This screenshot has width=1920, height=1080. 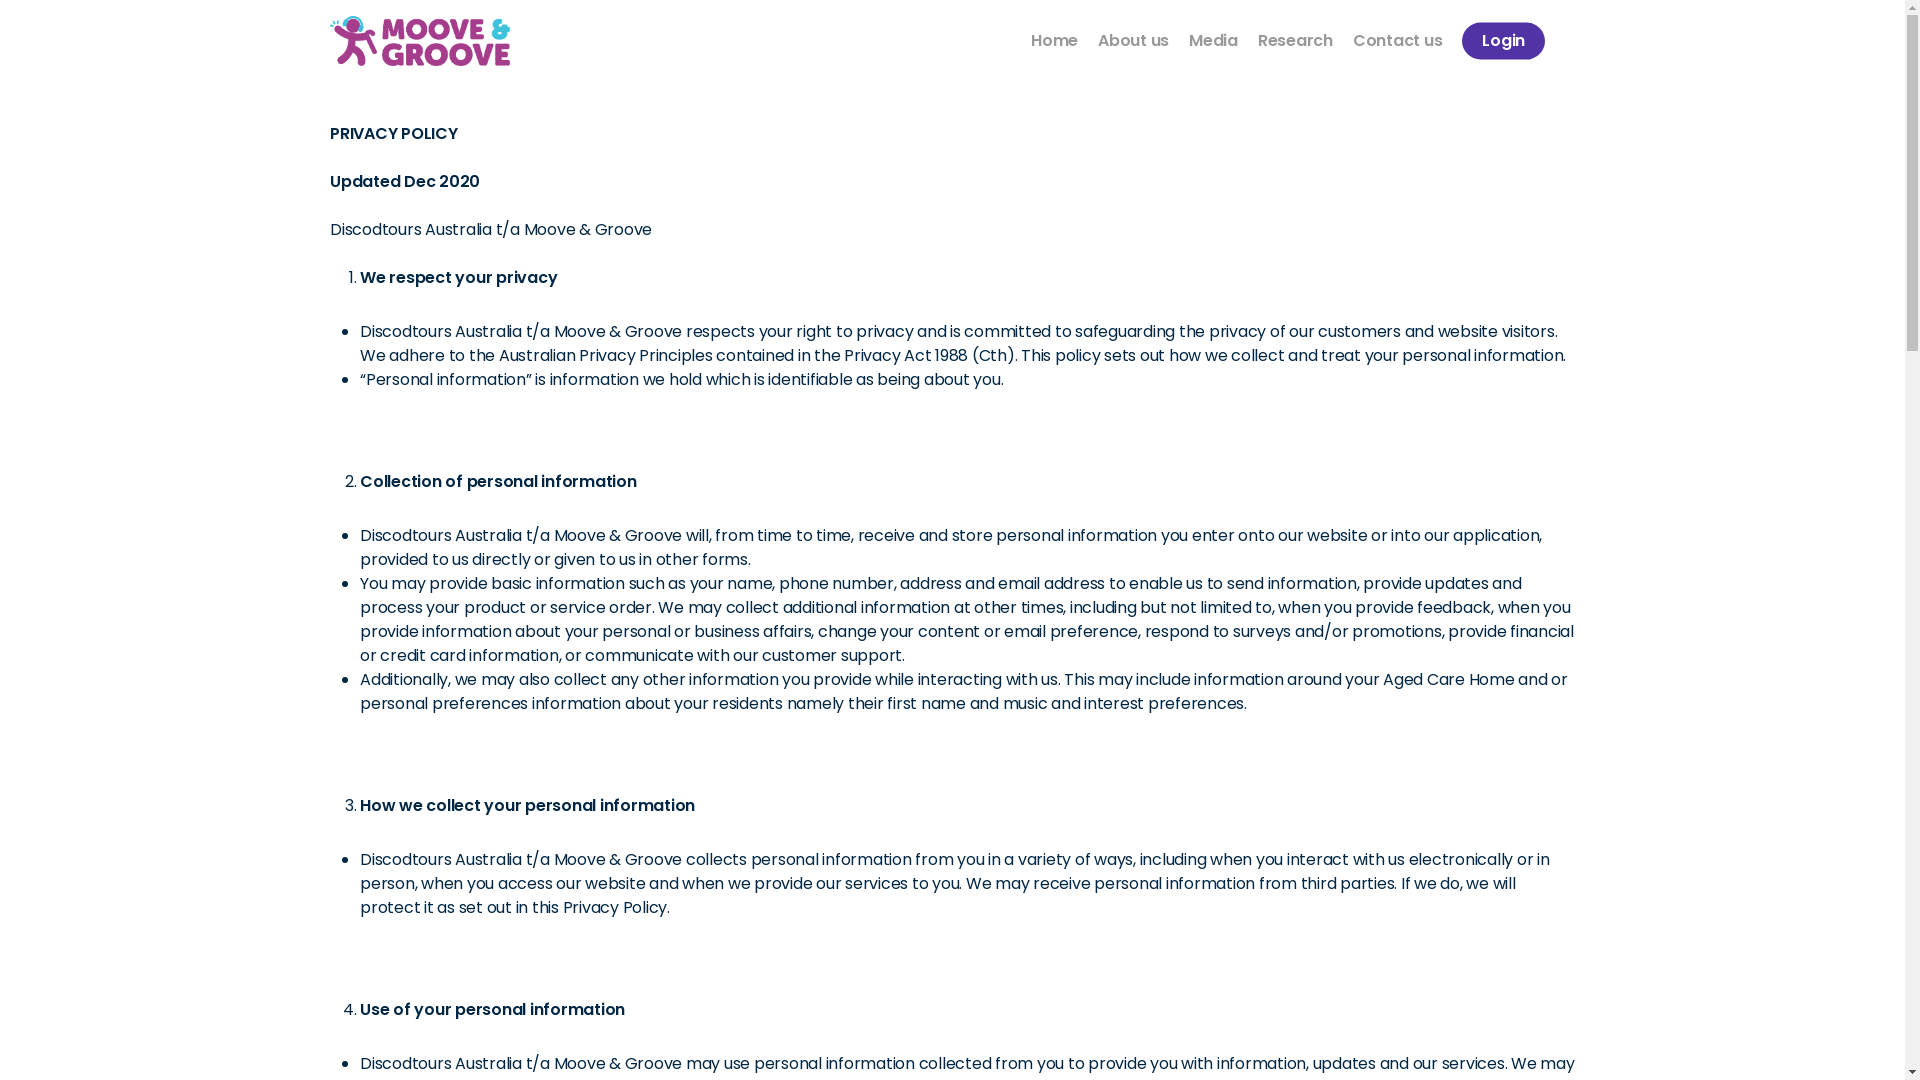 I want to click on 'Media', so click(x=1212, y=41).